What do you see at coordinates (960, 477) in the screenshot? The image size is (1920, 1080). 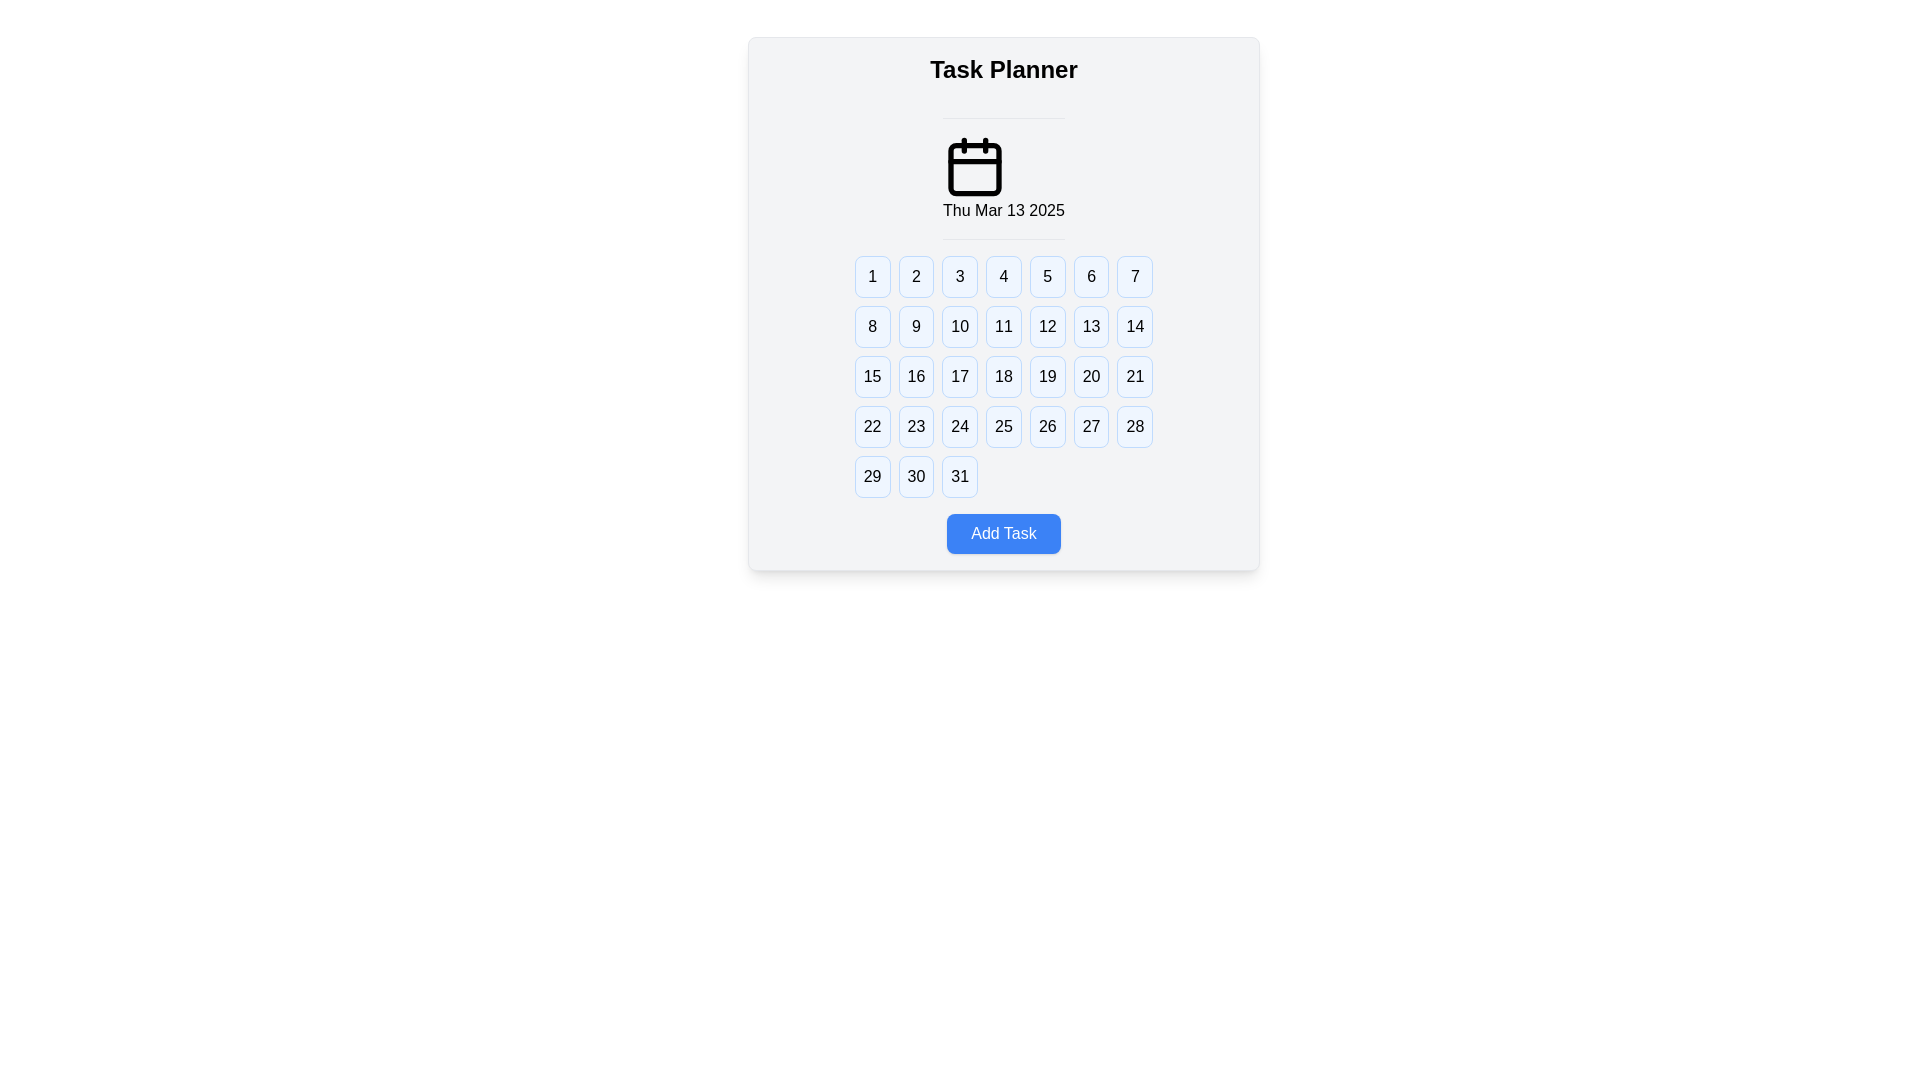 I see `the square button with rounded corners, a blue border, and a light blue background containing the number '31' centered in black text` at bounding box center [960, 477].